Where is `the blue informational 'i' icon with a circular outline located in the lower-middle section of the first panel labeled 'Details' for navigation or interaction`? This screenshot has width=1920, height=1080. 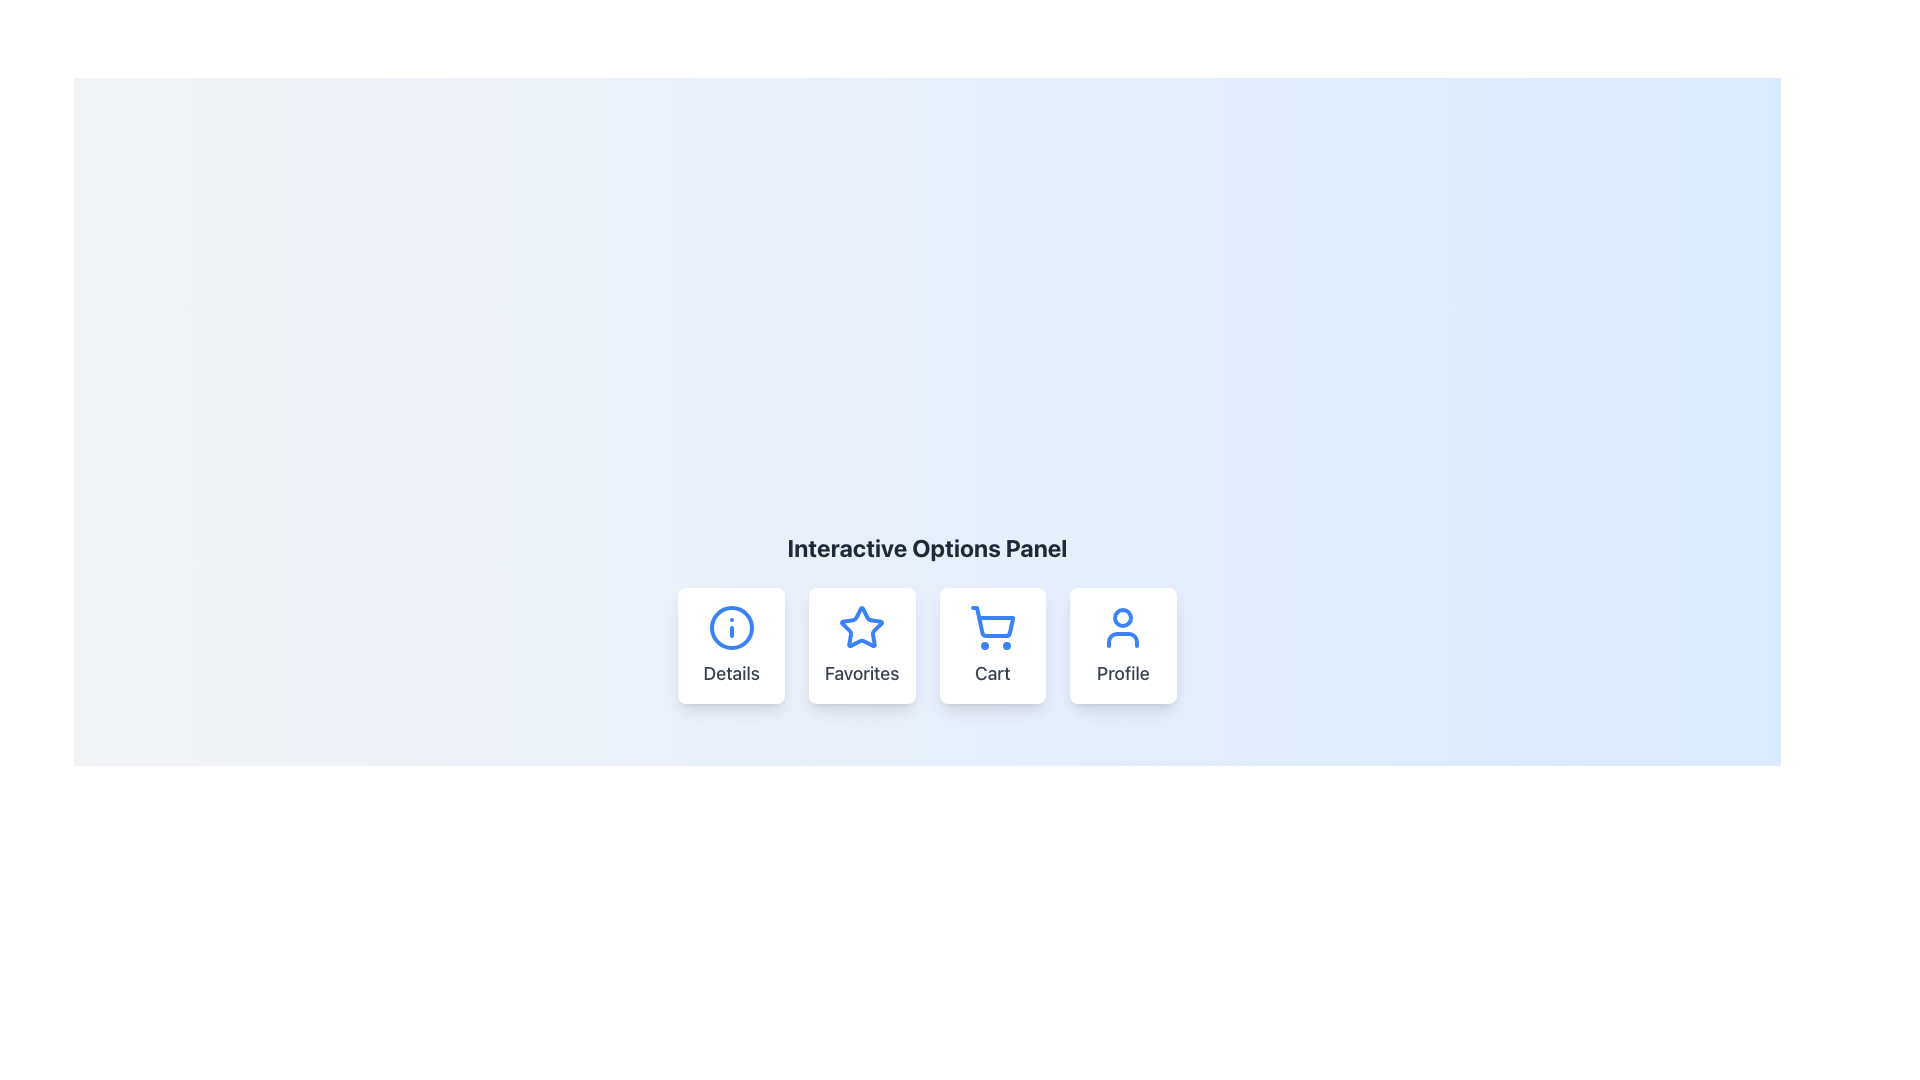
the blue informational 'i' icon with a circular outline located in the lower-middle section of the first panel labeled 'Details' for navigation or interaction is located at coordinates (730, 627).